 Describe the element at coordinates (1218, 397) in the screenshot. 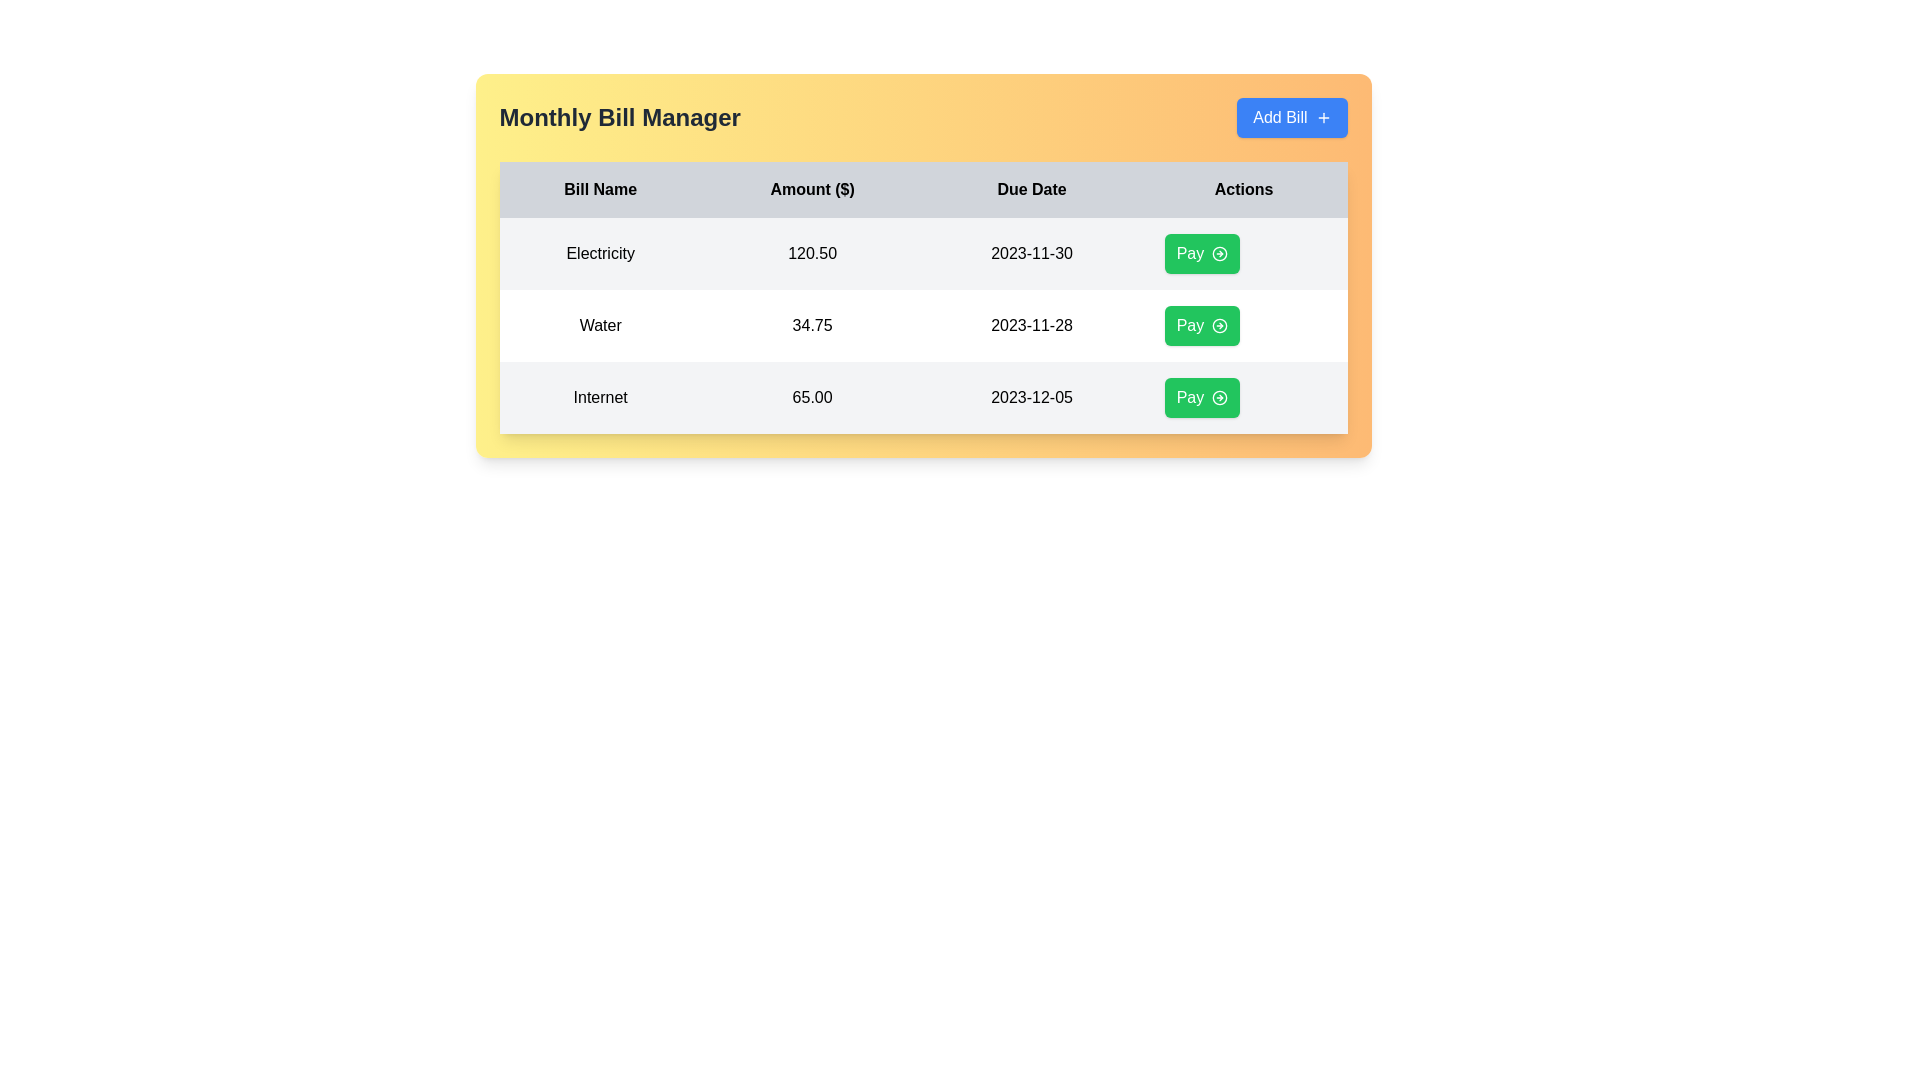

I see `the arrow icon within the green 'Pay' button located in the 'Internet' row of the 'Actions' column in the table` at that location.